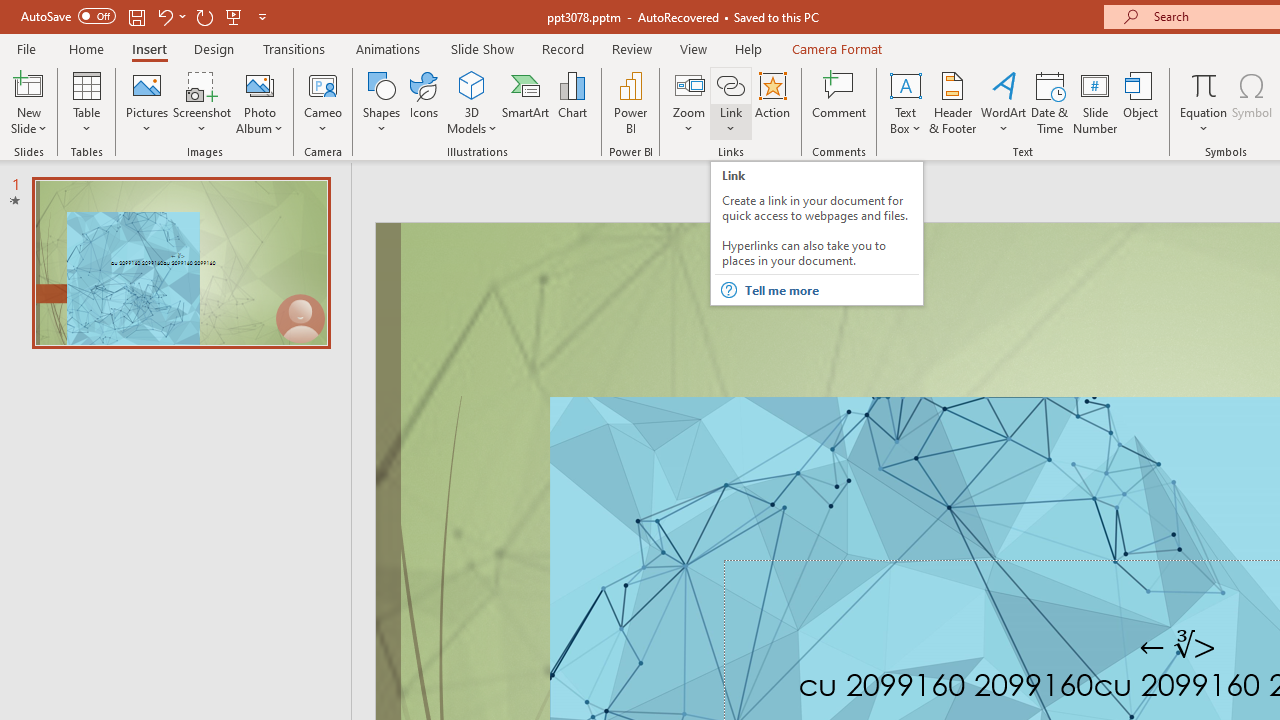 The image size is (1280, 720). Describe the element at coordinates (837, 48) in the screenshot. I see `'Camera Format'` at that location.